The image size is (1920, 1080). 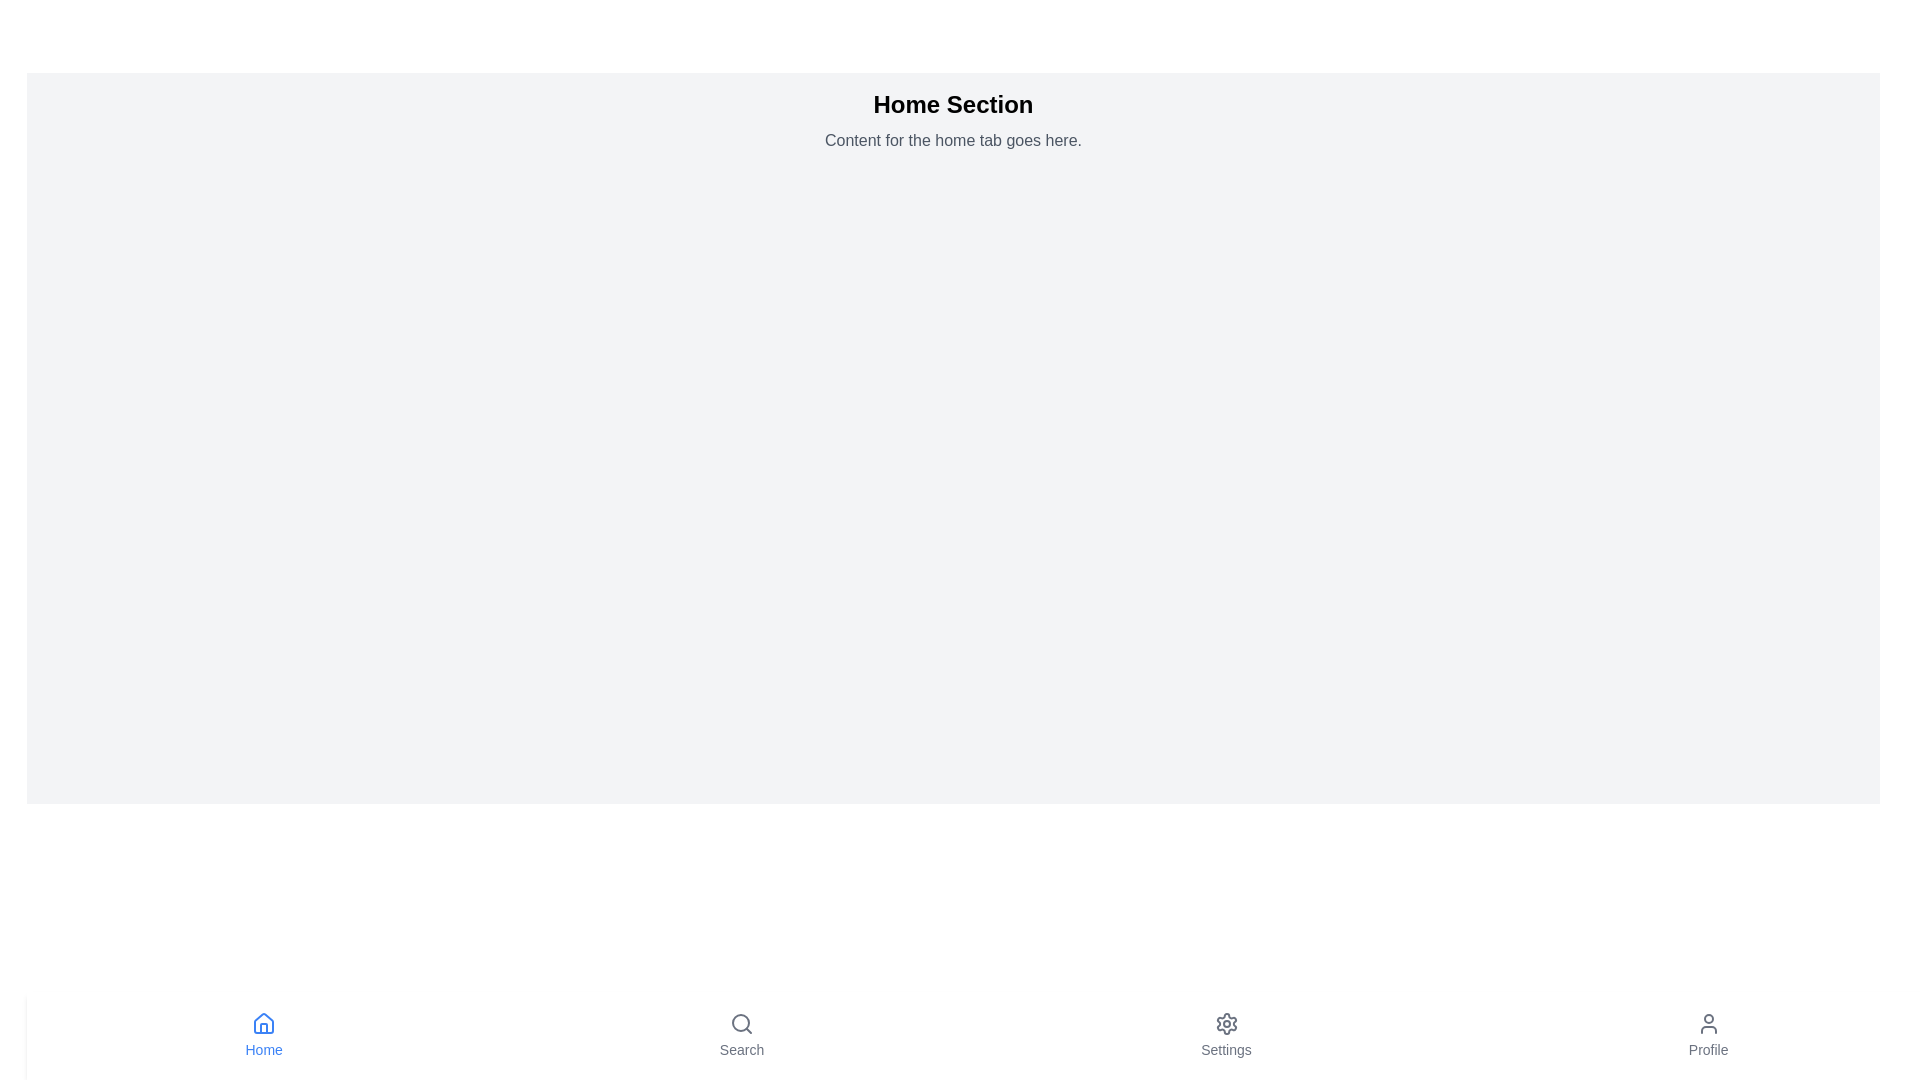 I want to click on the 'Home' button in the bottom navigation bar, which is styled in blue and features a house icon with the text 'Home' beneath it, so click(x=263, y=1035).